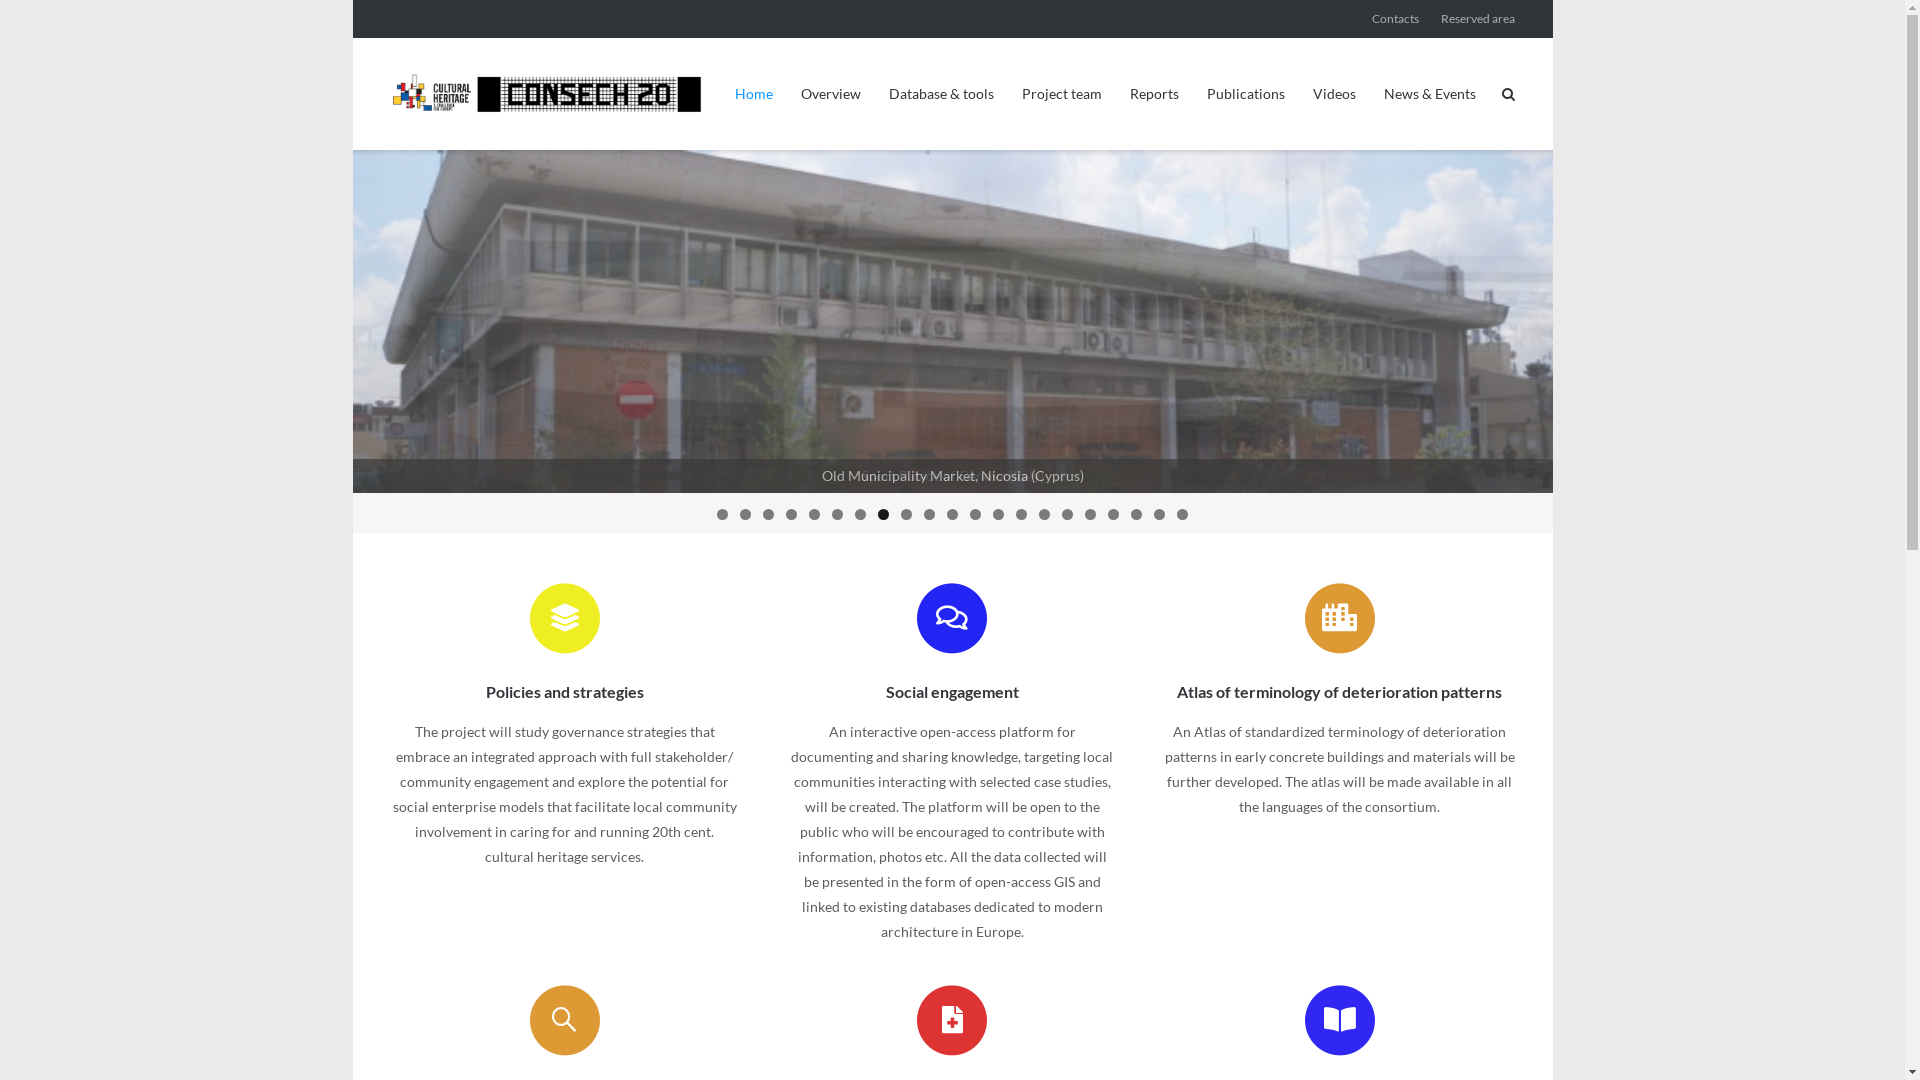  What do you see at coordinates (1107, 513) in the screenshot?
I see `'18'` at bounding box center [1107, 513].